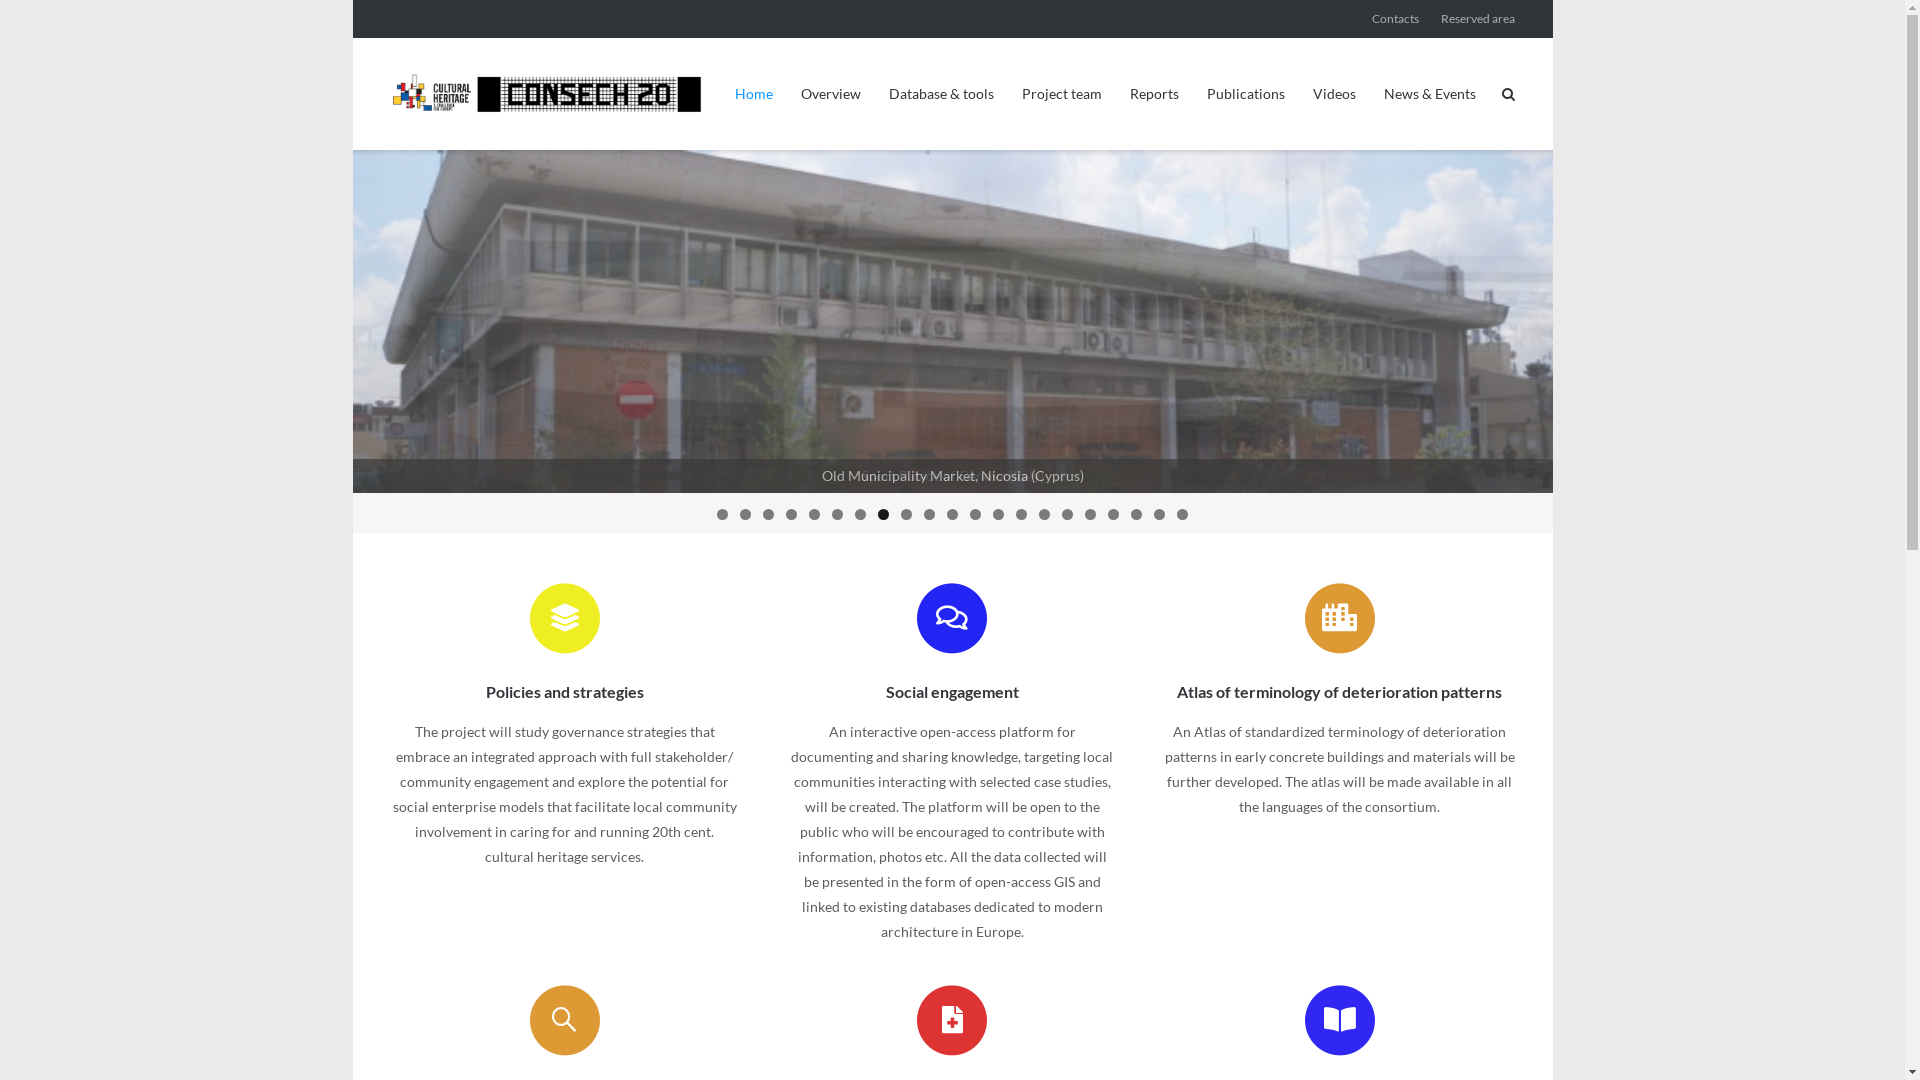  What do you see at coordinates (1107, 513) in the screenshot?
I see `'18'` at bounding box center [1107, 513].